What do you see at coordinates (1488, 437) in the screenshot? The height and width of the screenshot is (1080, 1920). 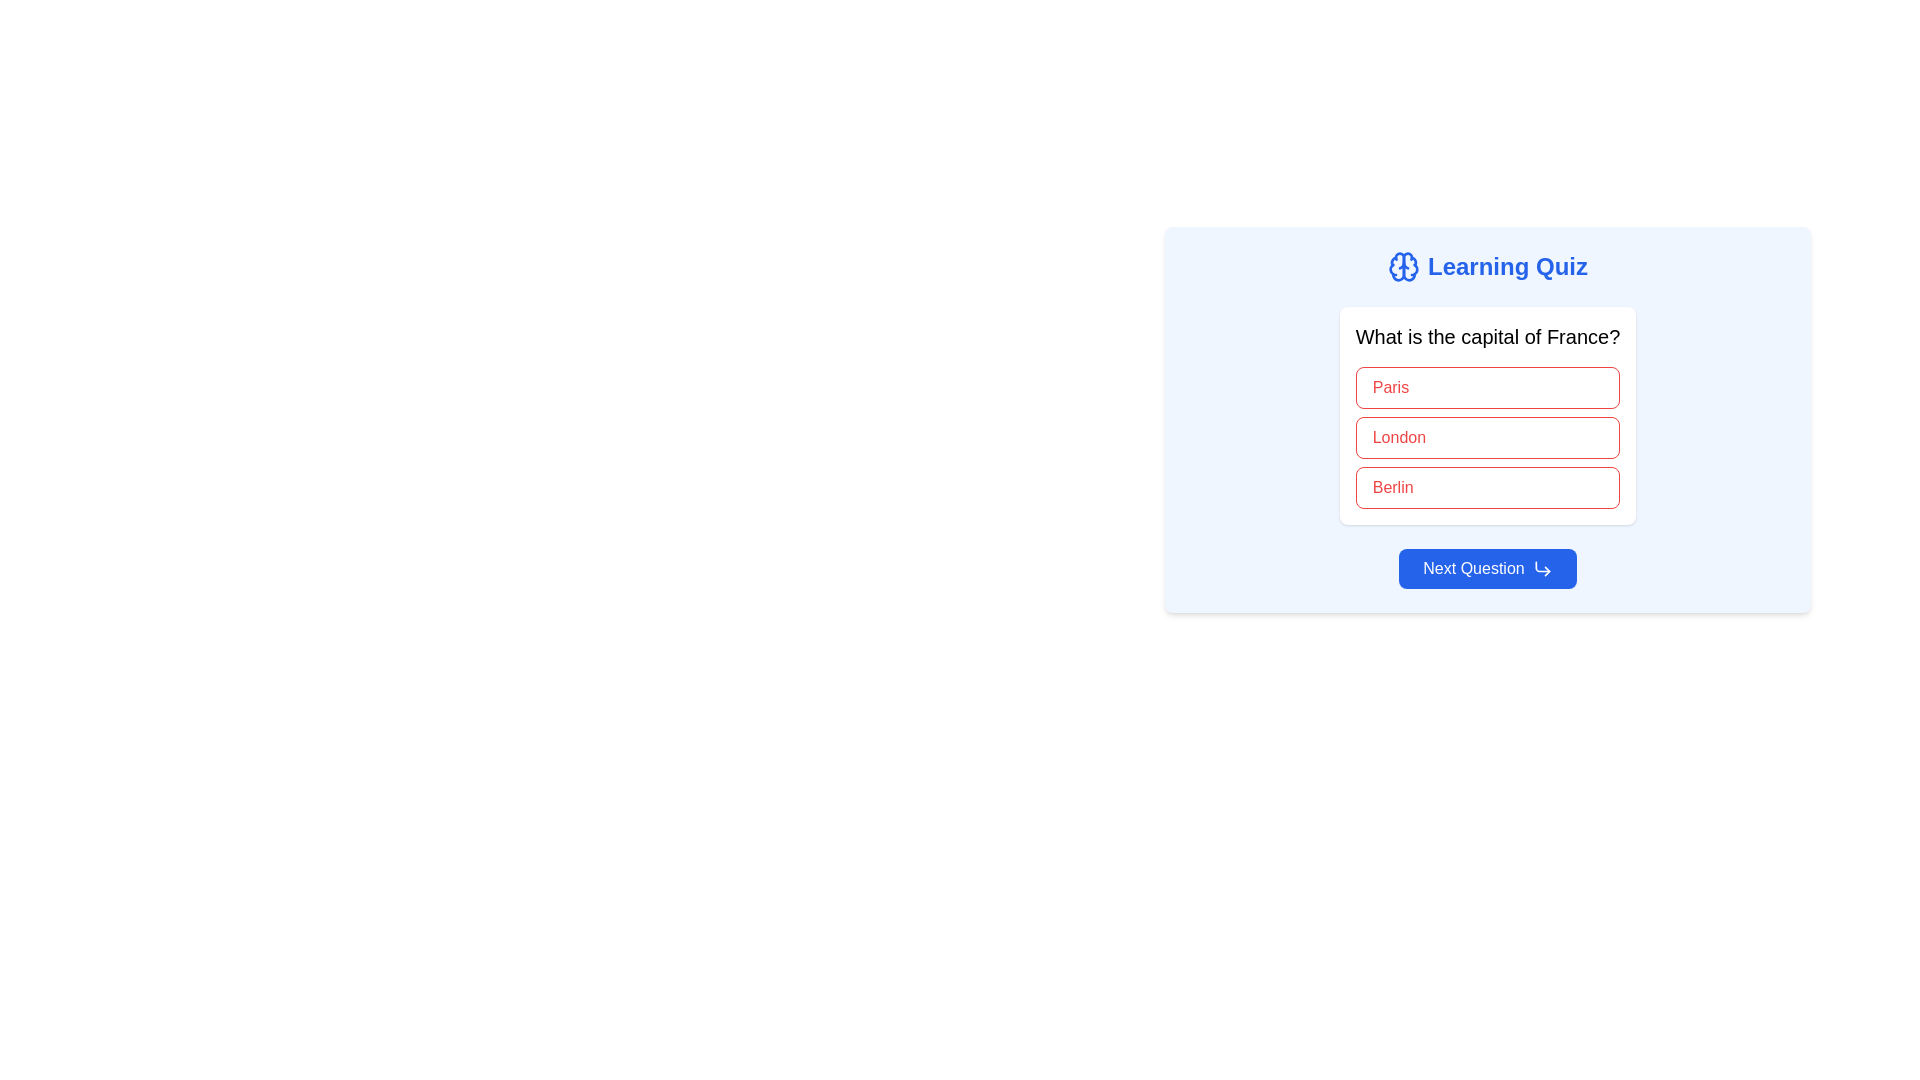 I see `the second button in the multiple-choice question stack to change its background color, which represents the choice of 'London'` at bounding box center [1488, 437].